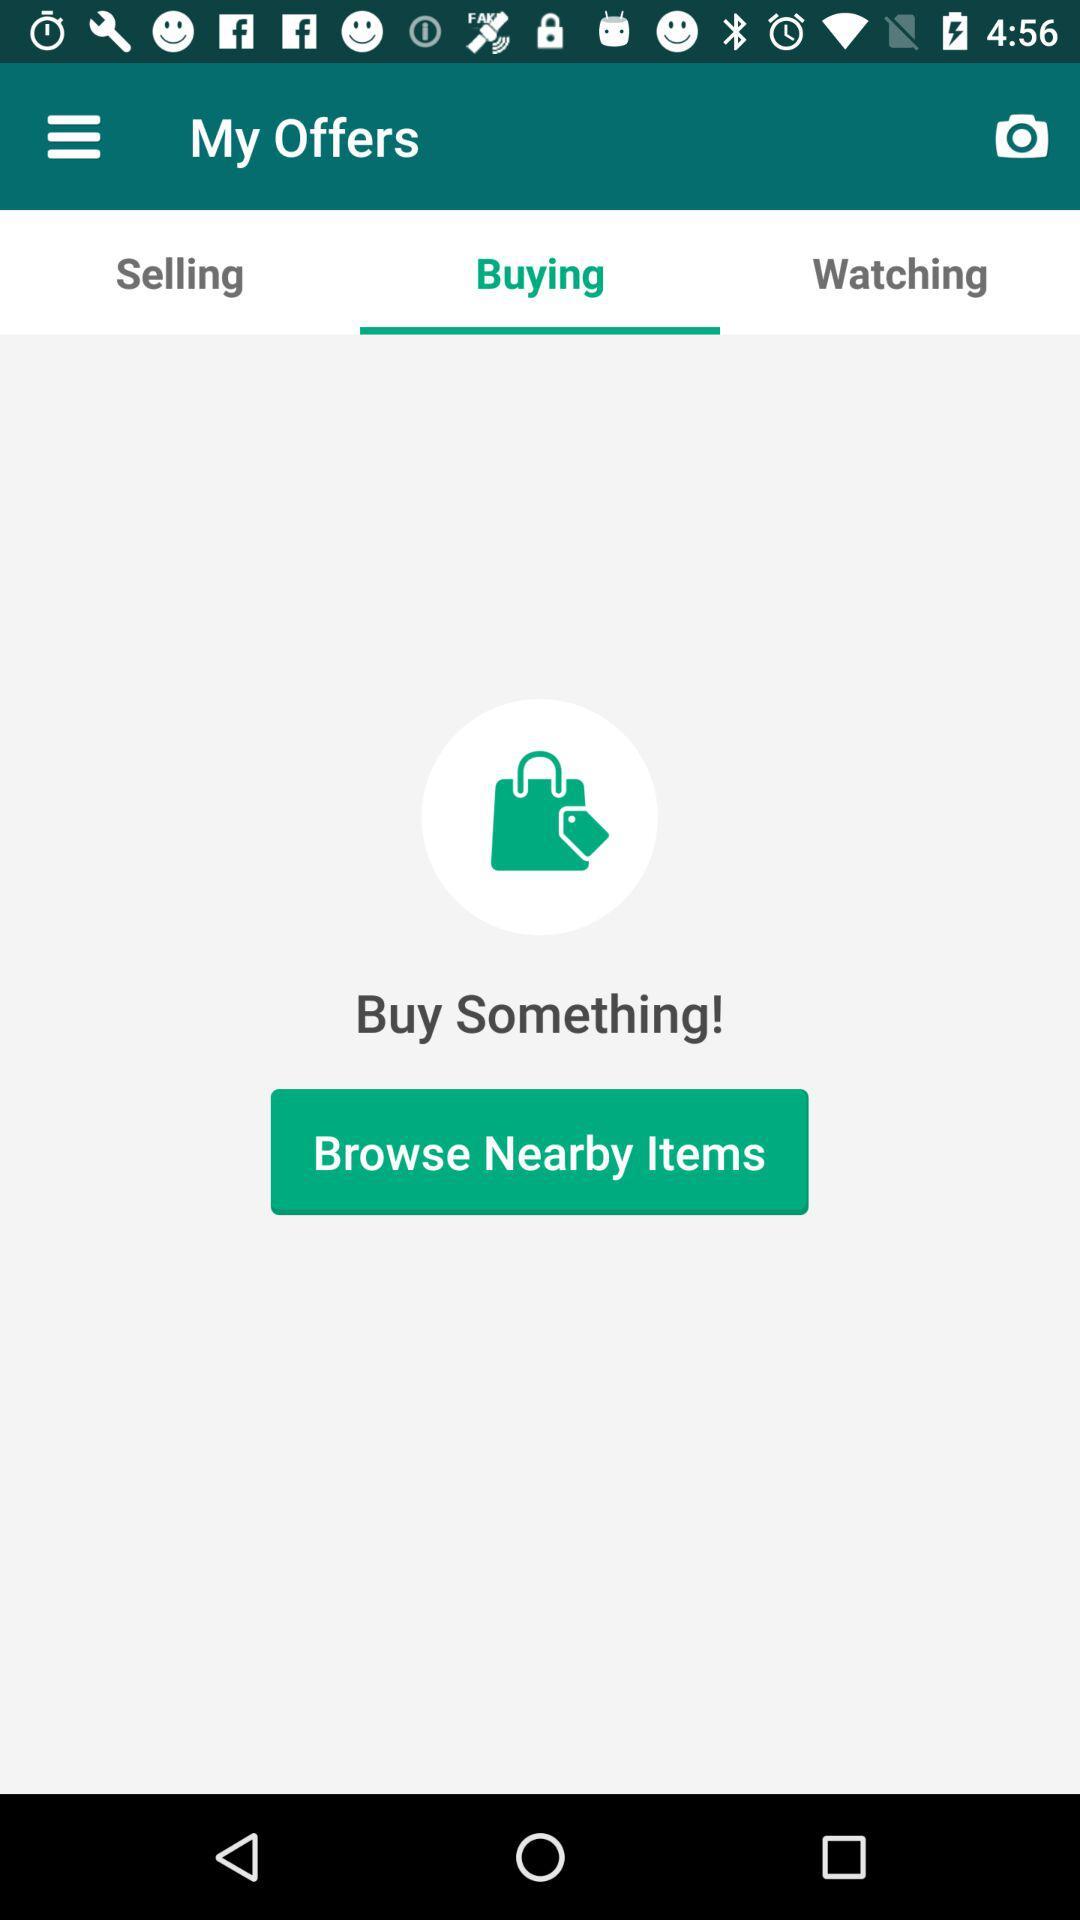  Describe the element at coordinates (72, 135) in the screenshot. I see `icon above the selling` at that location.